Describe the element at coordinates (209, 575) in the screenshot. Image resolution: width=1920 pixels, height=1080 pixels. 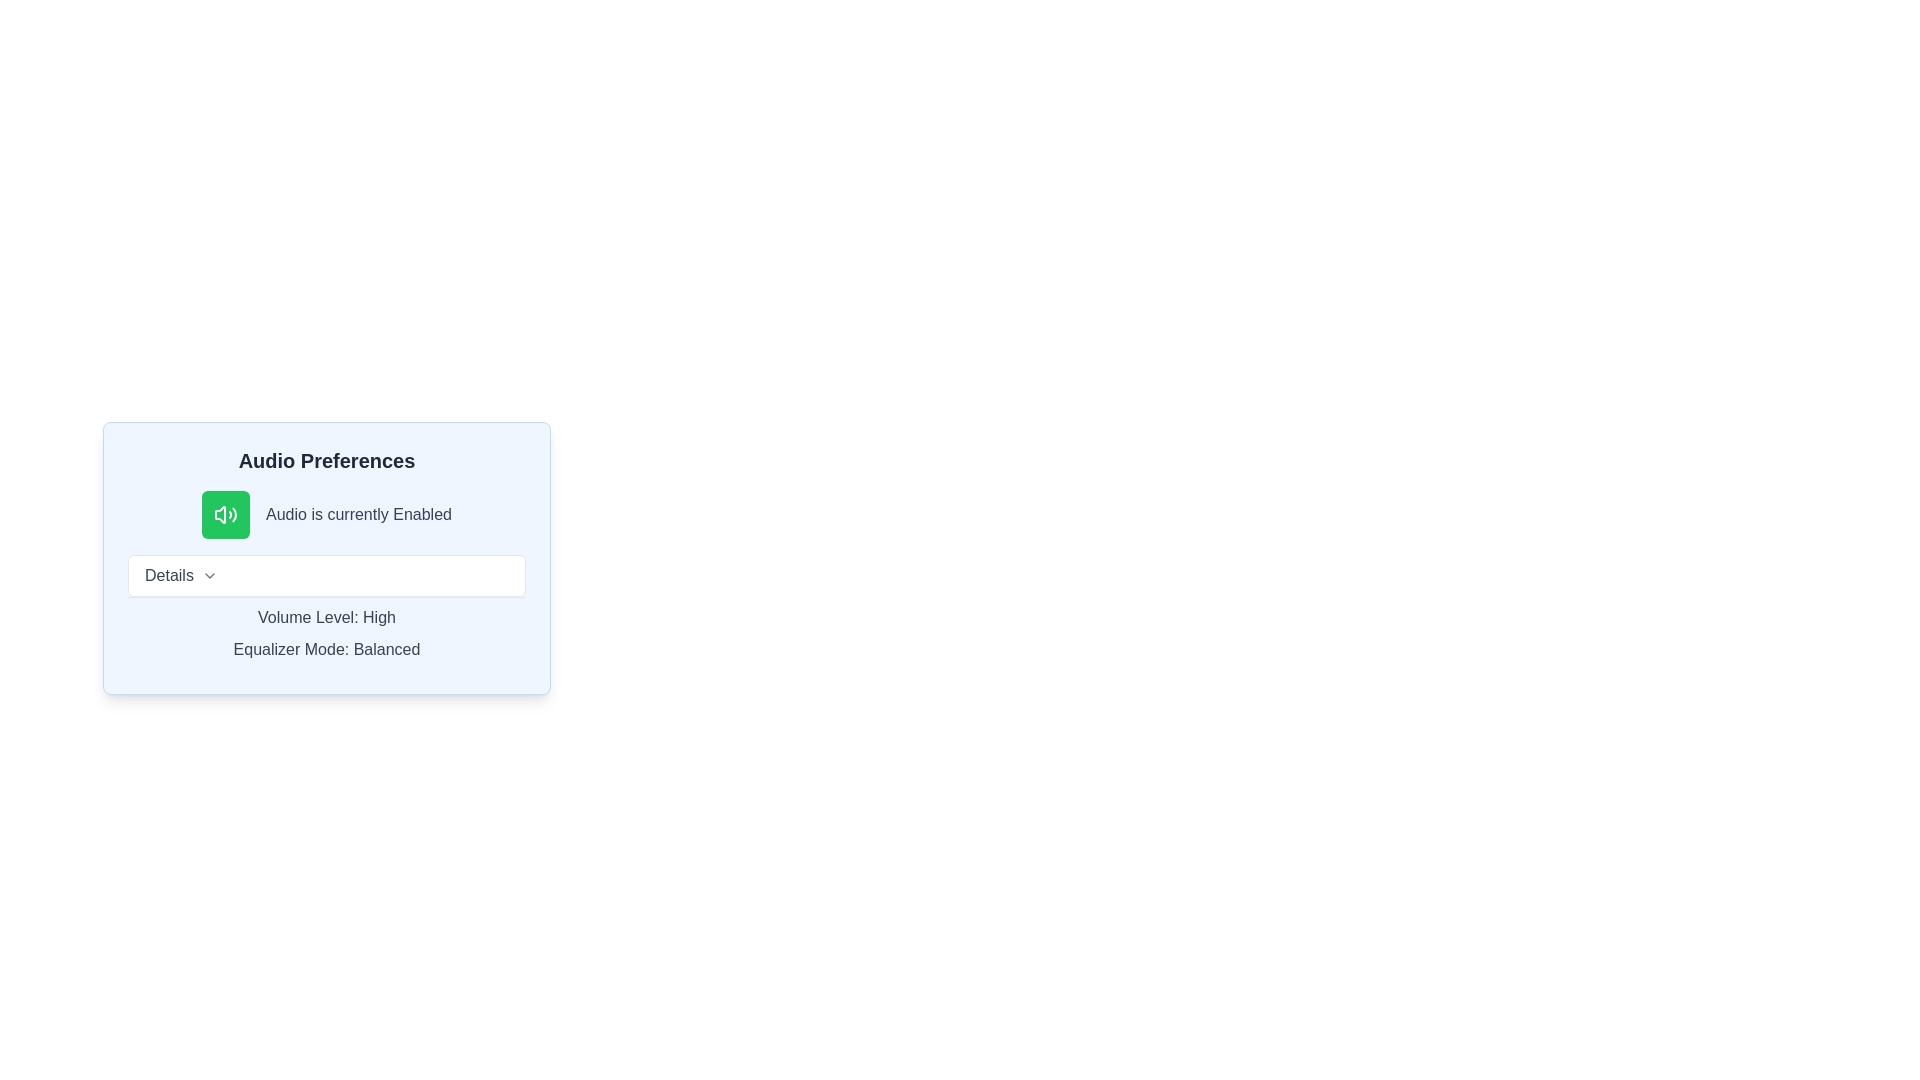
I see `the chevron down icon located on the right side of the 'Details' button` at that location.